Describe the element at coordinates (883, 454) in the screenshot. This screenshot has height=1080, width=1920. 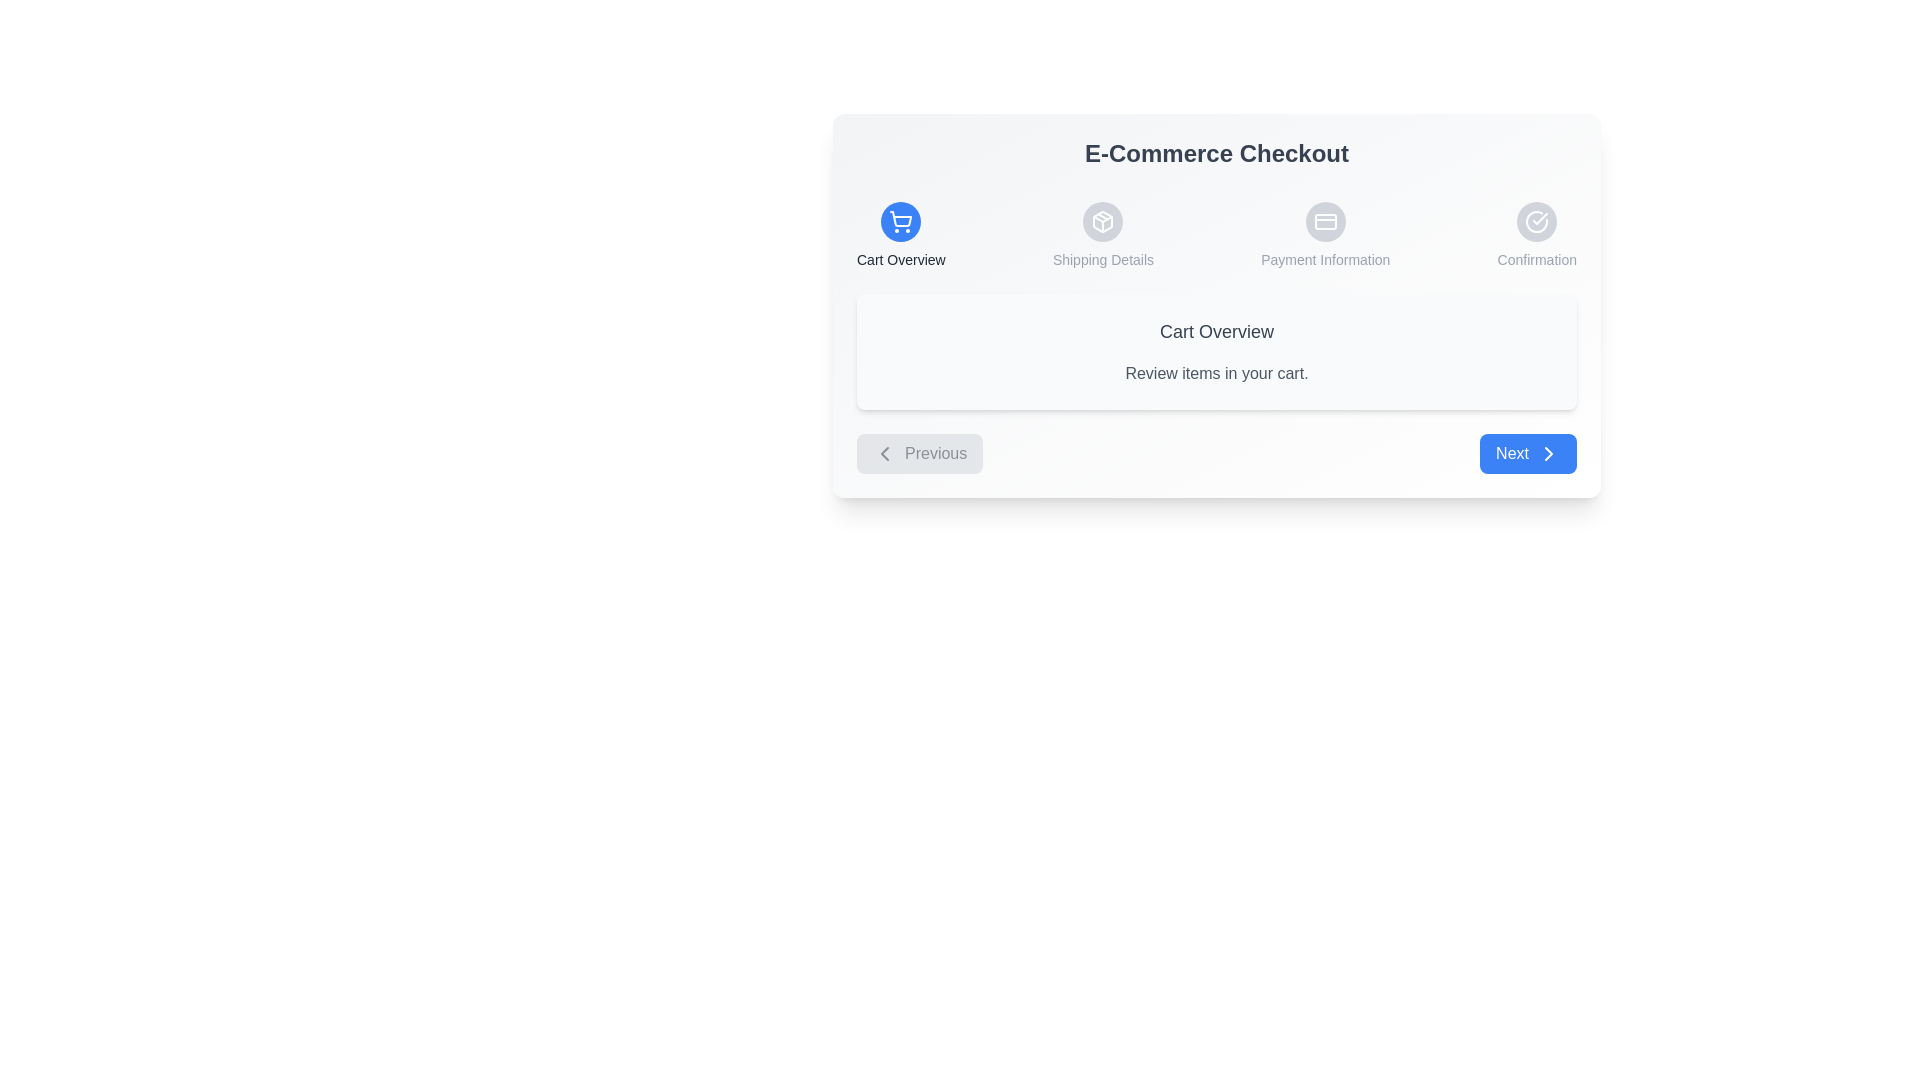
I see `the Chevron Left icon located within the 'Previous' button at the bottom-left corner of the interface` at that location.